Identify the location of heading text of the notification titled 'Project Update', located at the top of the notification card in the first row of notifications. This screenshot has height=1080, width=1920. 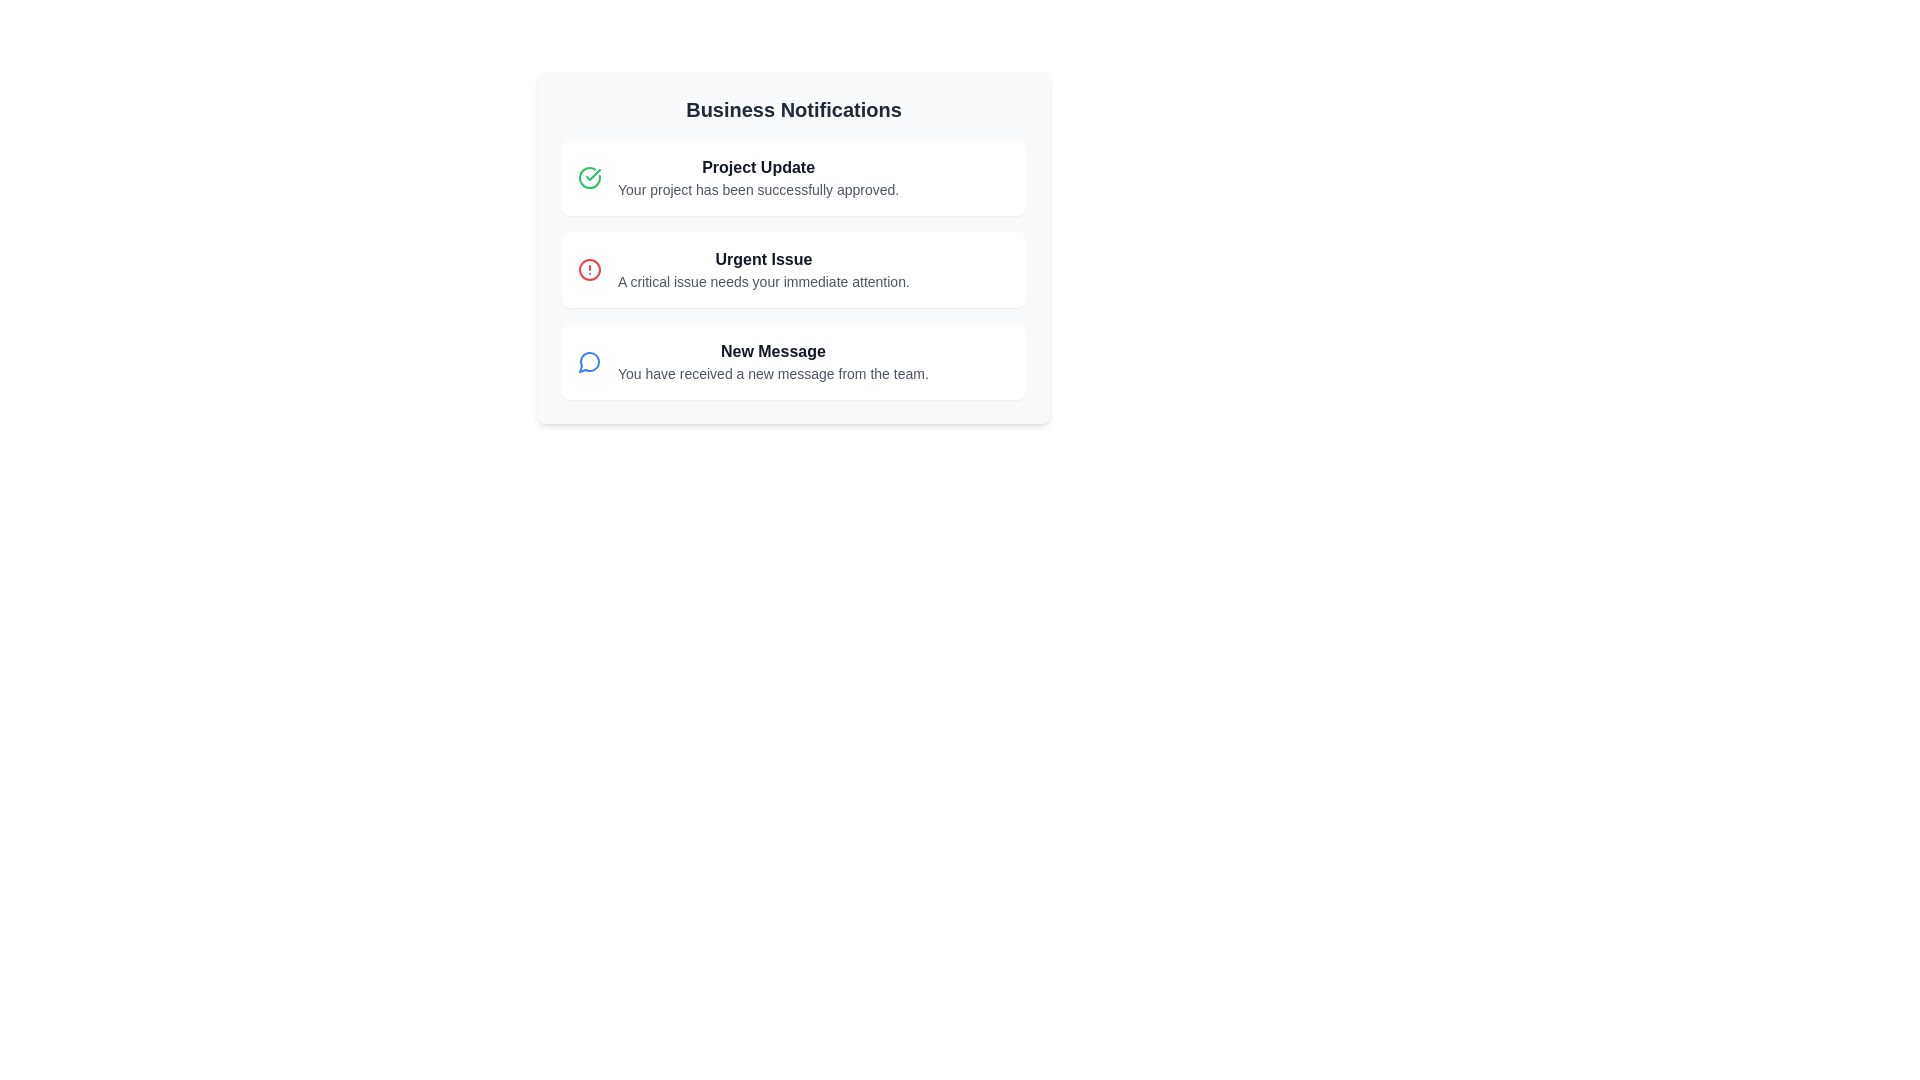
(757, 167).